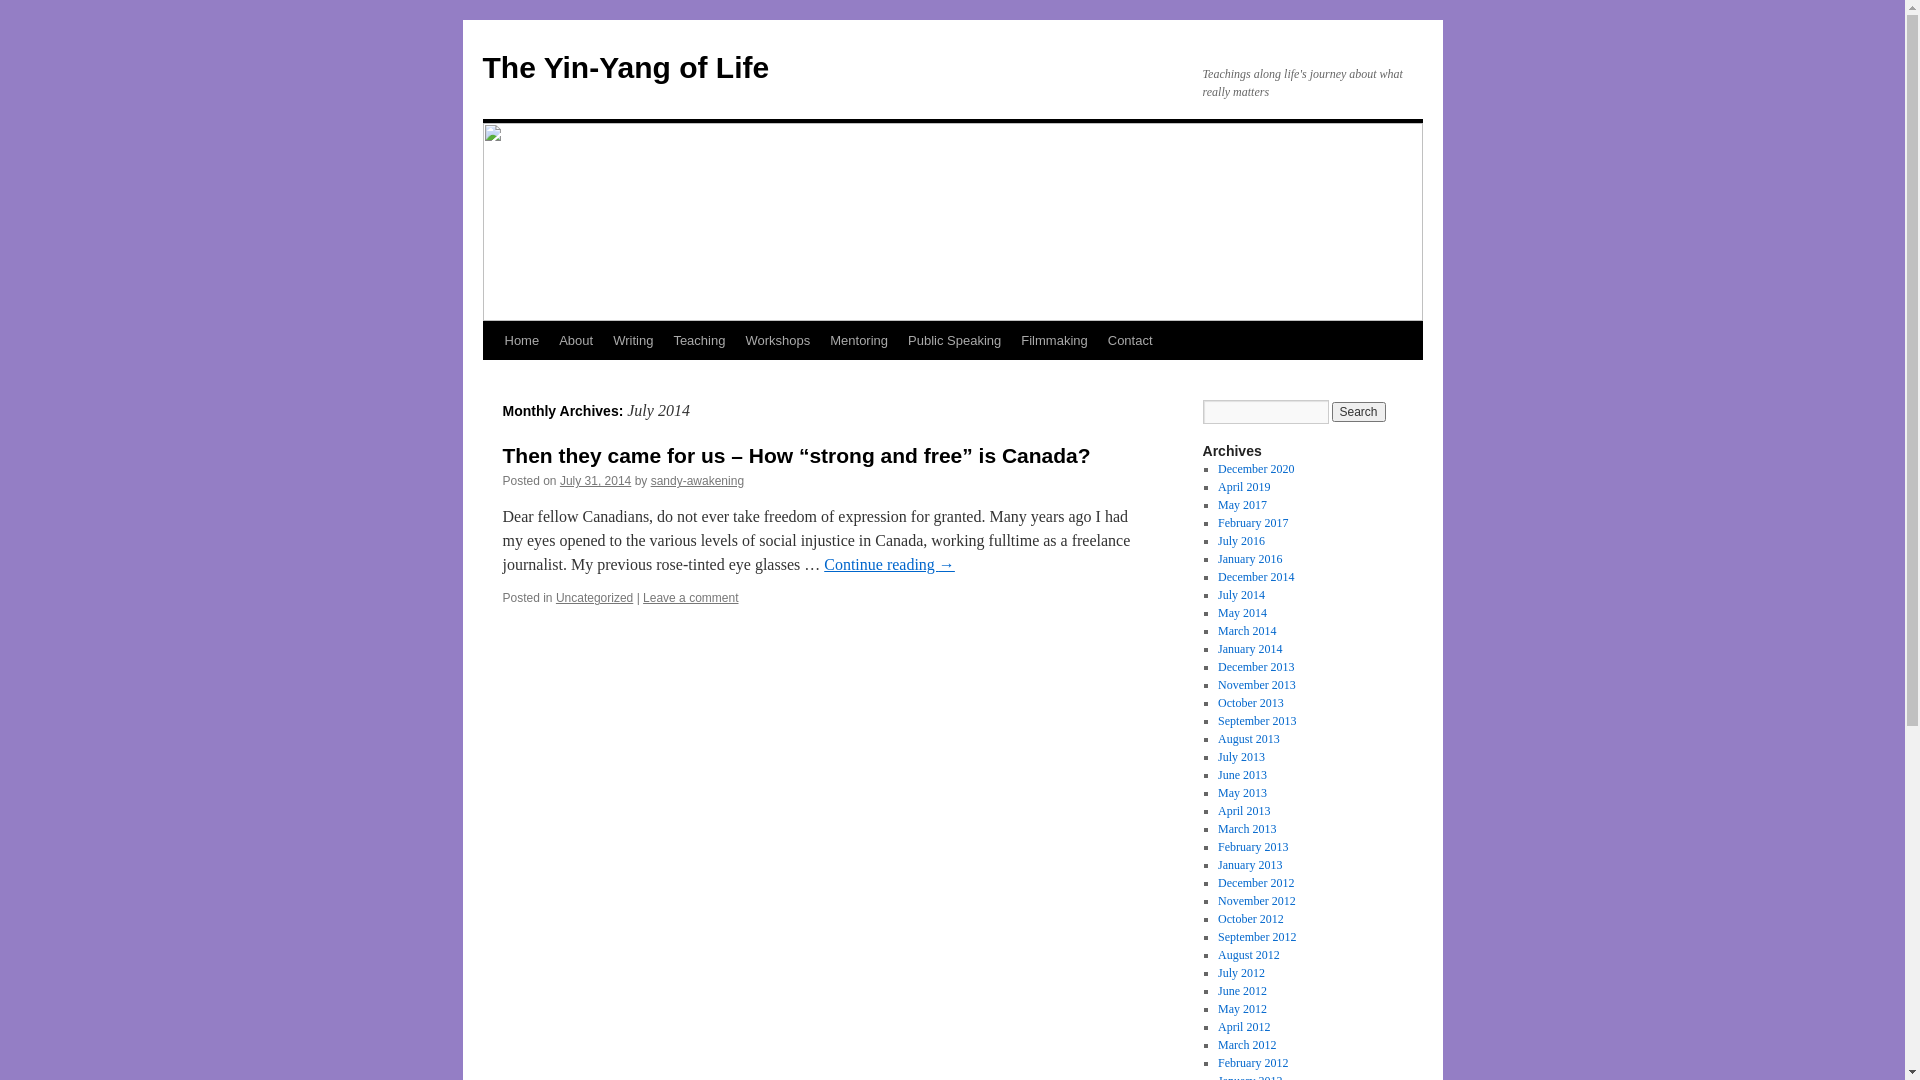 This screenshot has width=1920, height=1080. Describe the element at coordinates (1217, 882) in the screenshot. I see `'December 2012'` at that location.